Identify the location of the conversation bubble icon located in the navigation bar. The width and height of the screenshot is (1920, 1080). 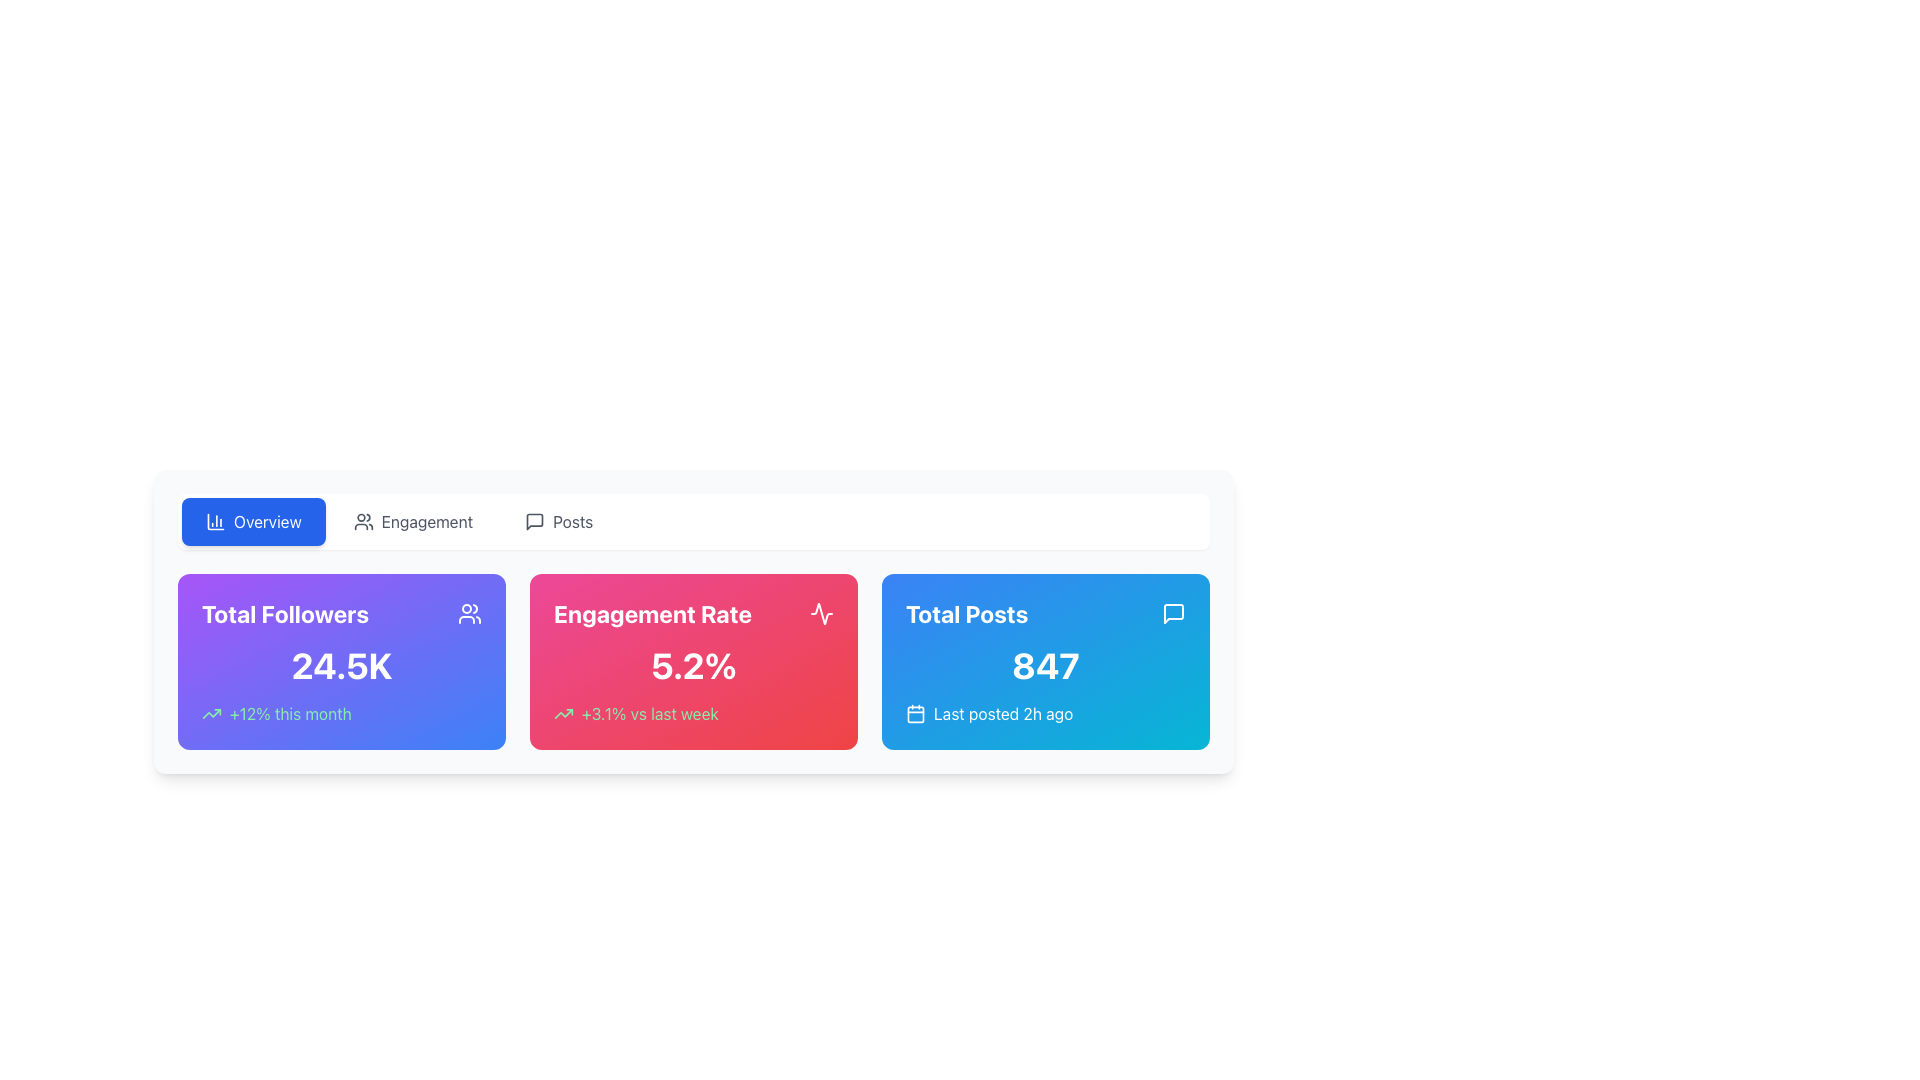
(535, 520).